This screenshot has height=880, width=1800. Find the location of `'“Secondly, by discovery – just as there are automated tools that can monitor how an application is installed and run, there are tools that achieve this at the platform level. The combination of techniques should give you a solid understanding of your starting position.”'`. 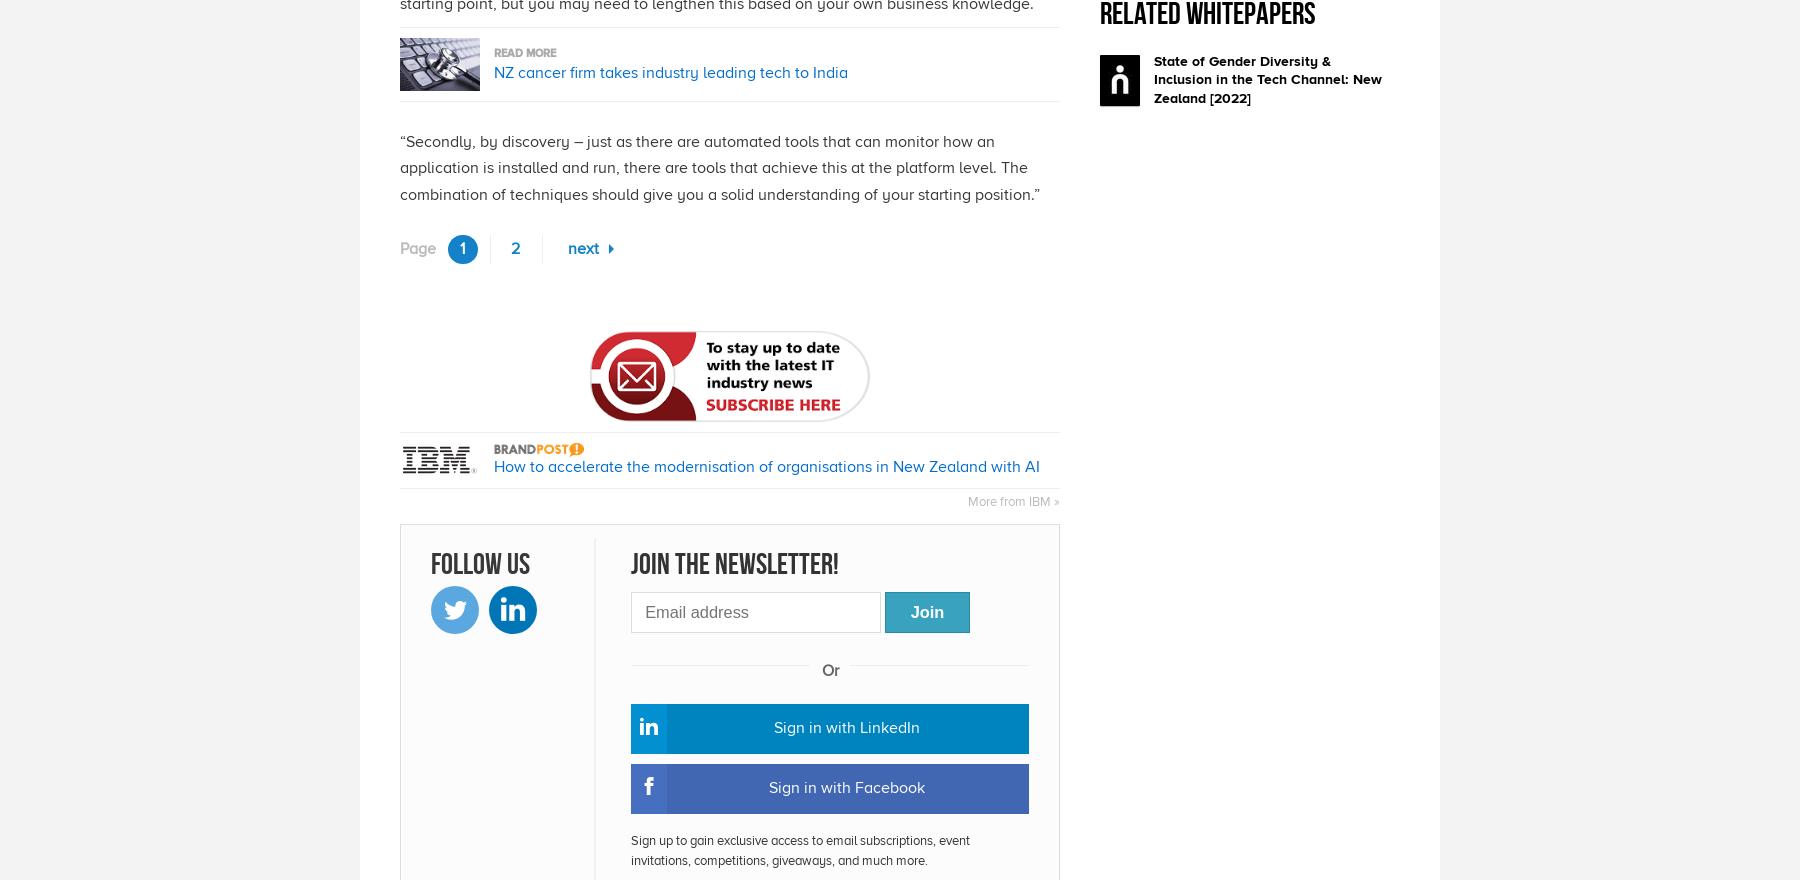

'“Secondly, by discovery – just as there are automated tools that can monitor how an application is installed and run, there are tools that achieve this at the platform level. The combination of techniques should give you a solid understanding of your starting position.”' is located at coordinates (719, 166).